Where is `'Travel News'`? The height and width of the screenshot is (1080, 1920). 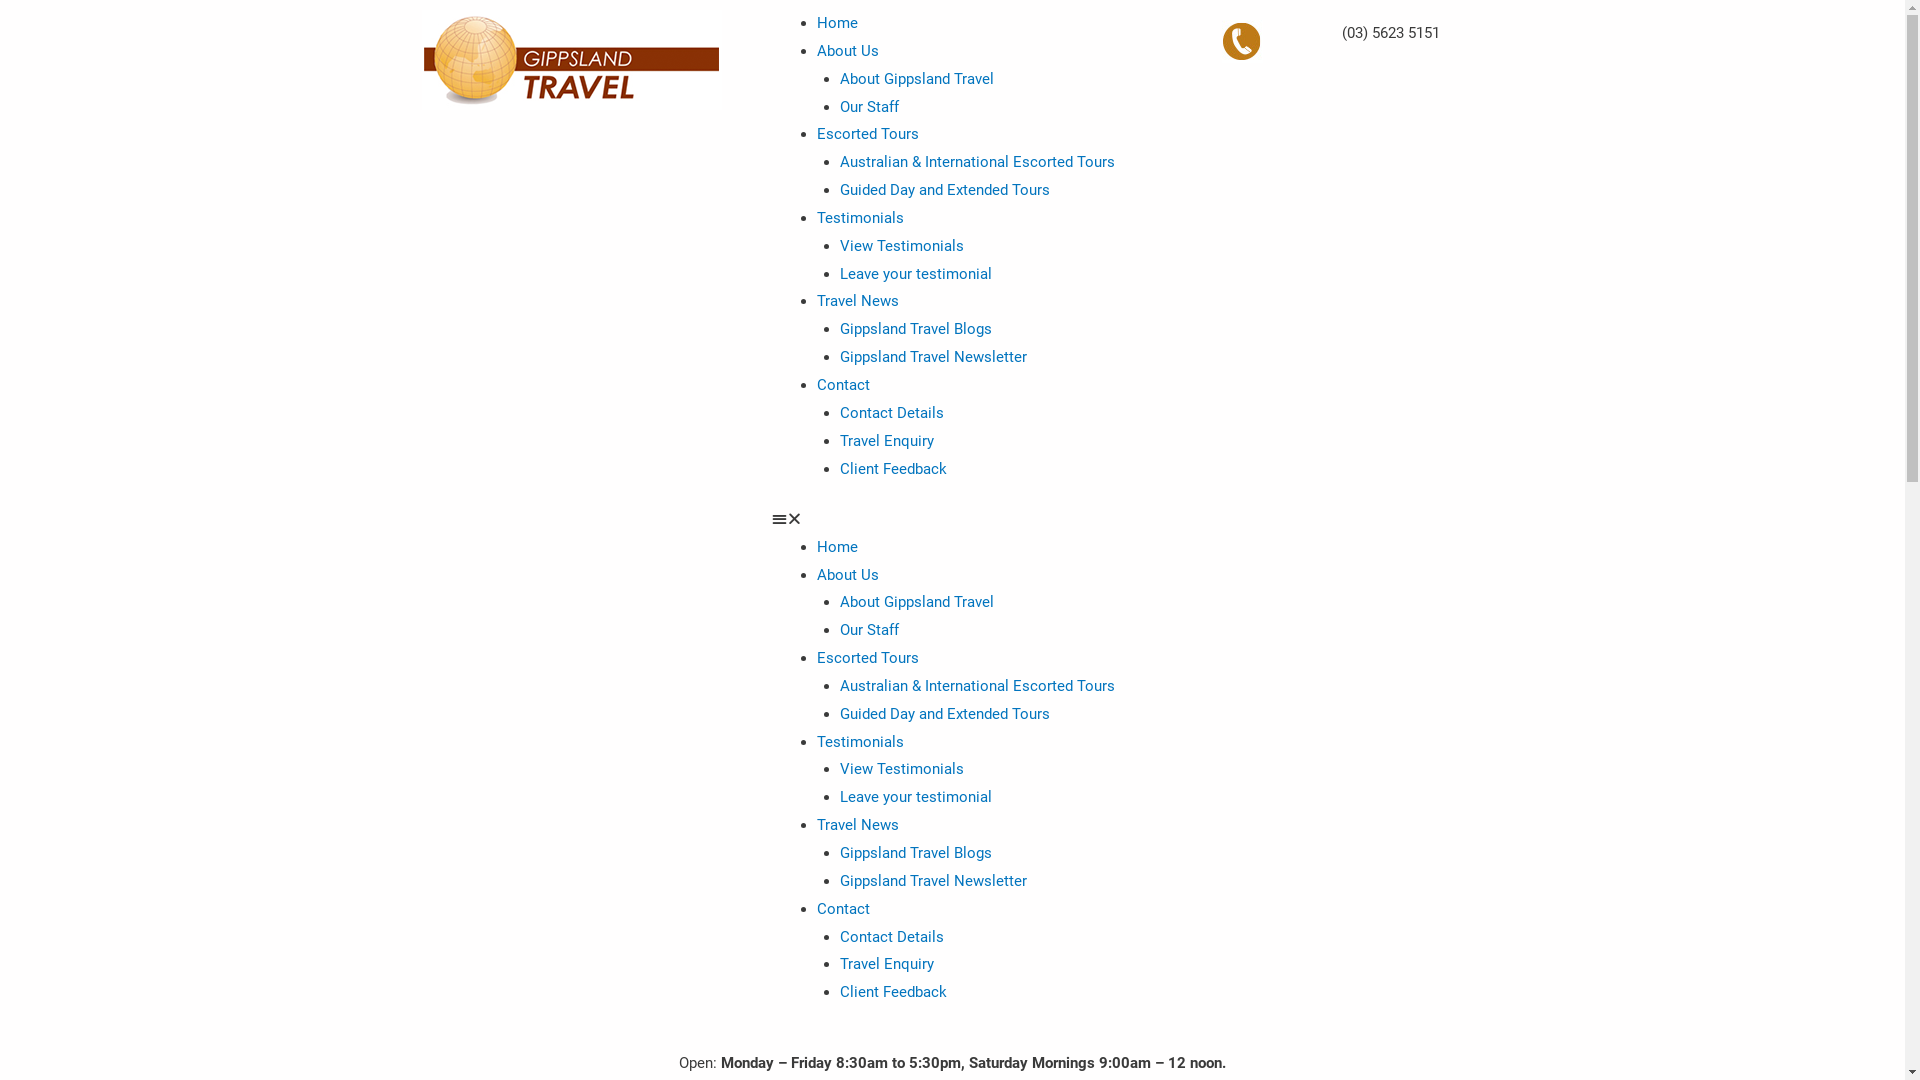
'Travel News' is located at coordinates (858, 300).